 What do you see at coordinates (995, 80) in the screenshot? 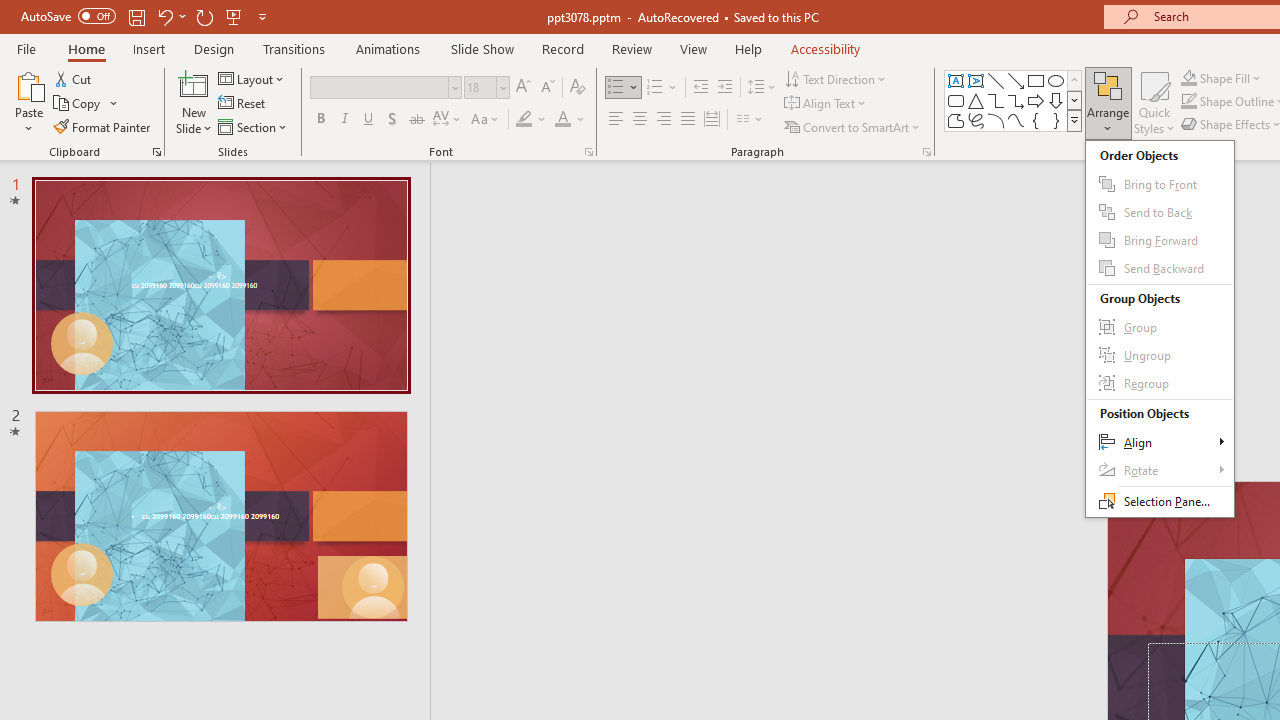
I see `'Line'` at bounding box center [995, 80].